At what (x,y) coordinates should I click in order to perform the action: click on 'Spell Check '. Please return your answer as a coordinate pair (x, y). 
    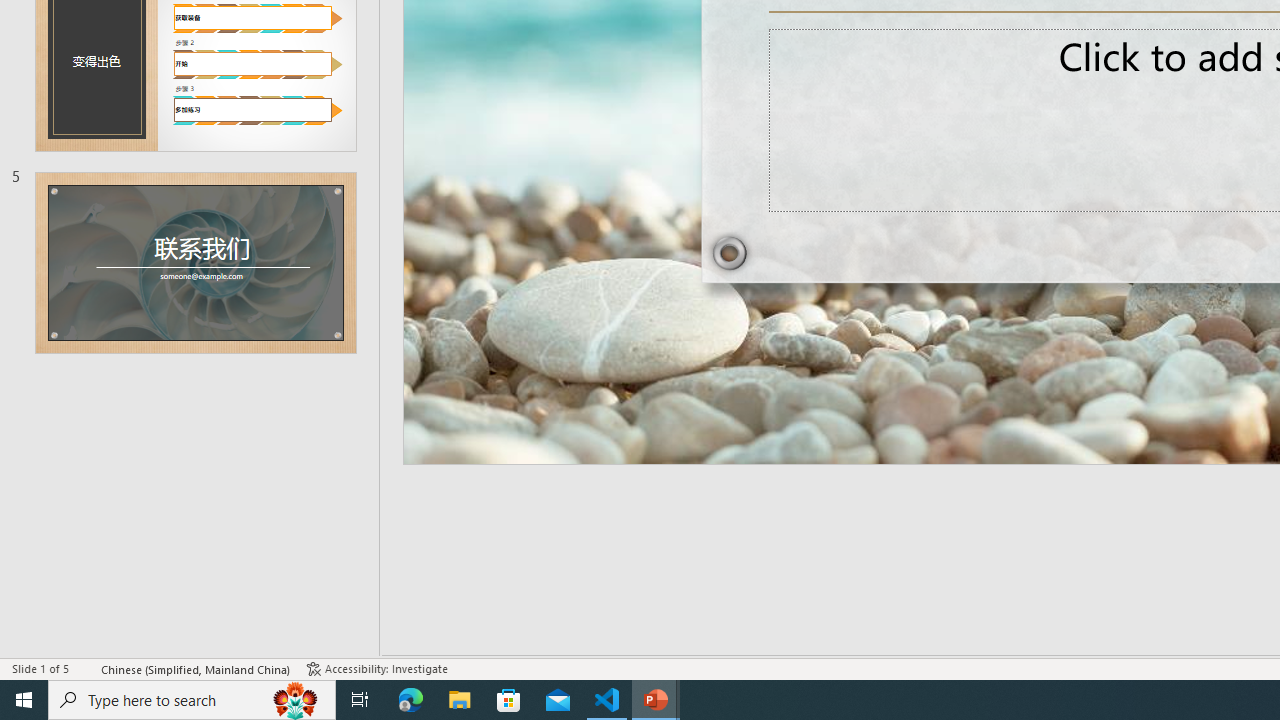
    Looking at the image, I should click on (85, 669).